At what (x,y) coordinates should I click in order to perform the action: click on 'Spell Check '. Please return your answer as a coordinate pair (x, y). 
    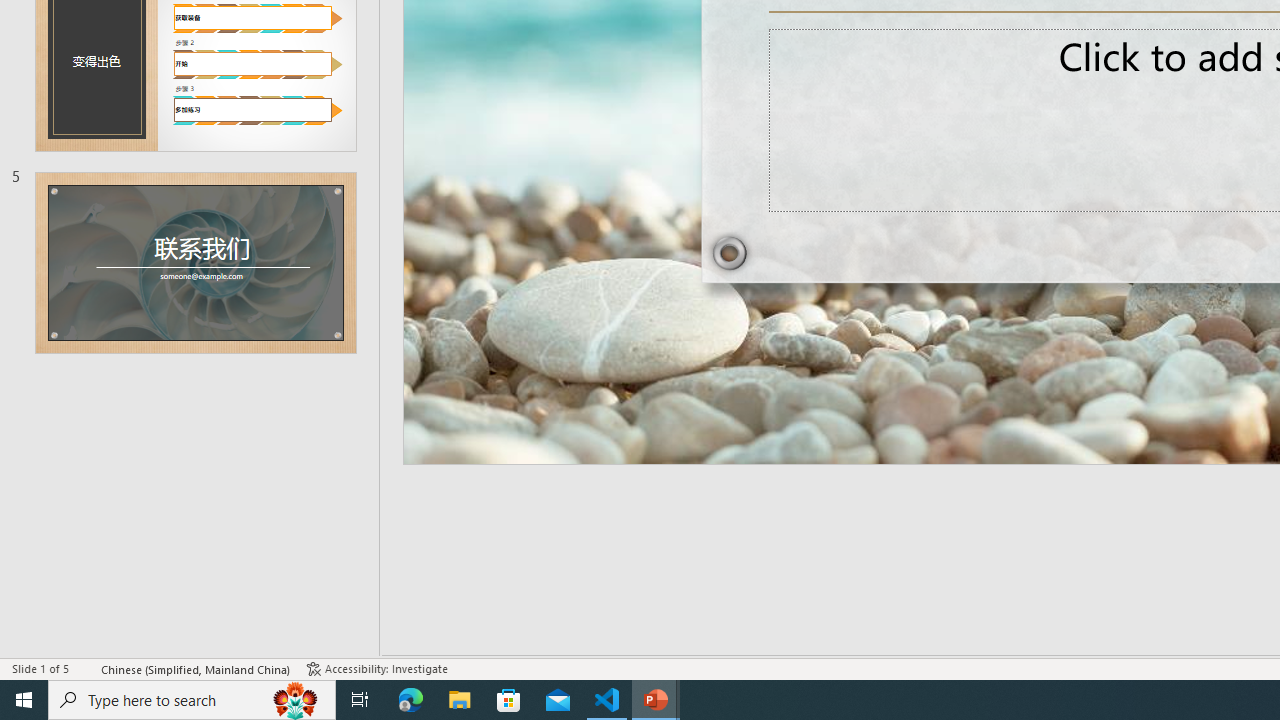
    Looking at the image, I should click on (85, 669).